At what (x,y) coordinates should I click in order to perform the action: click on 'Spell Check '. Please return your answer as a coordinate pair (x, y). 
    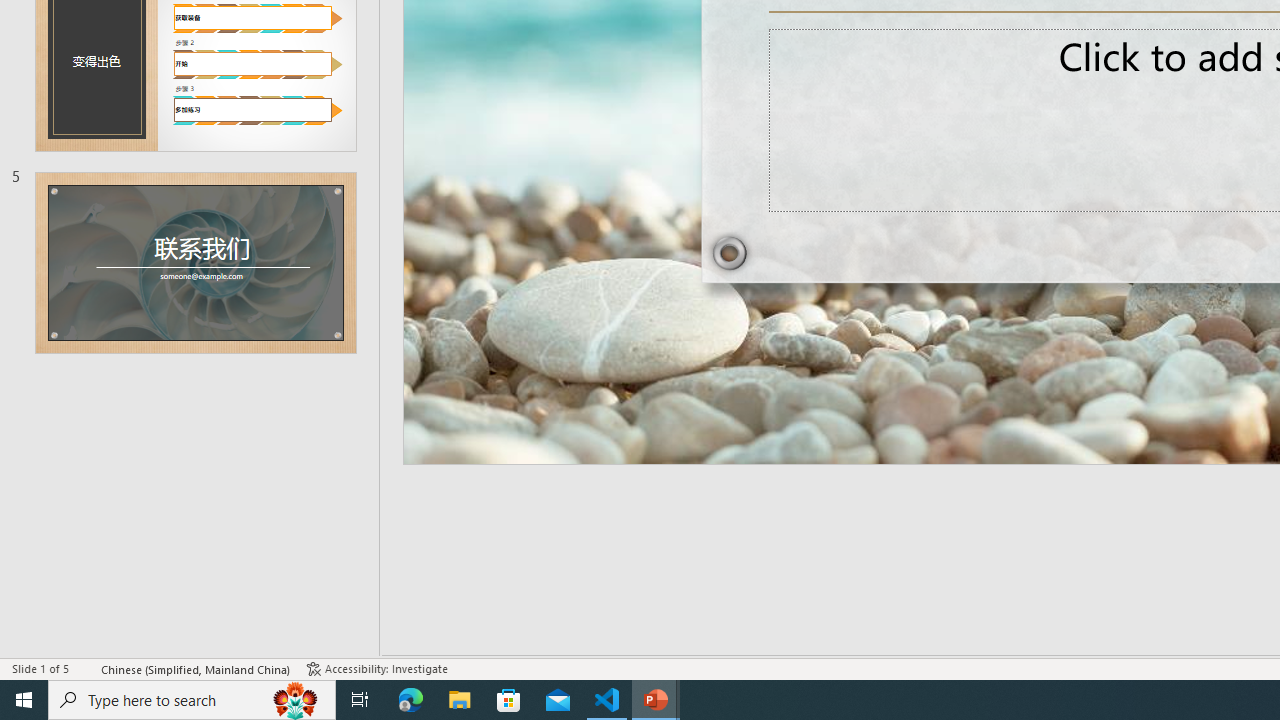
    Looking at the image, I should click on (85, 669).